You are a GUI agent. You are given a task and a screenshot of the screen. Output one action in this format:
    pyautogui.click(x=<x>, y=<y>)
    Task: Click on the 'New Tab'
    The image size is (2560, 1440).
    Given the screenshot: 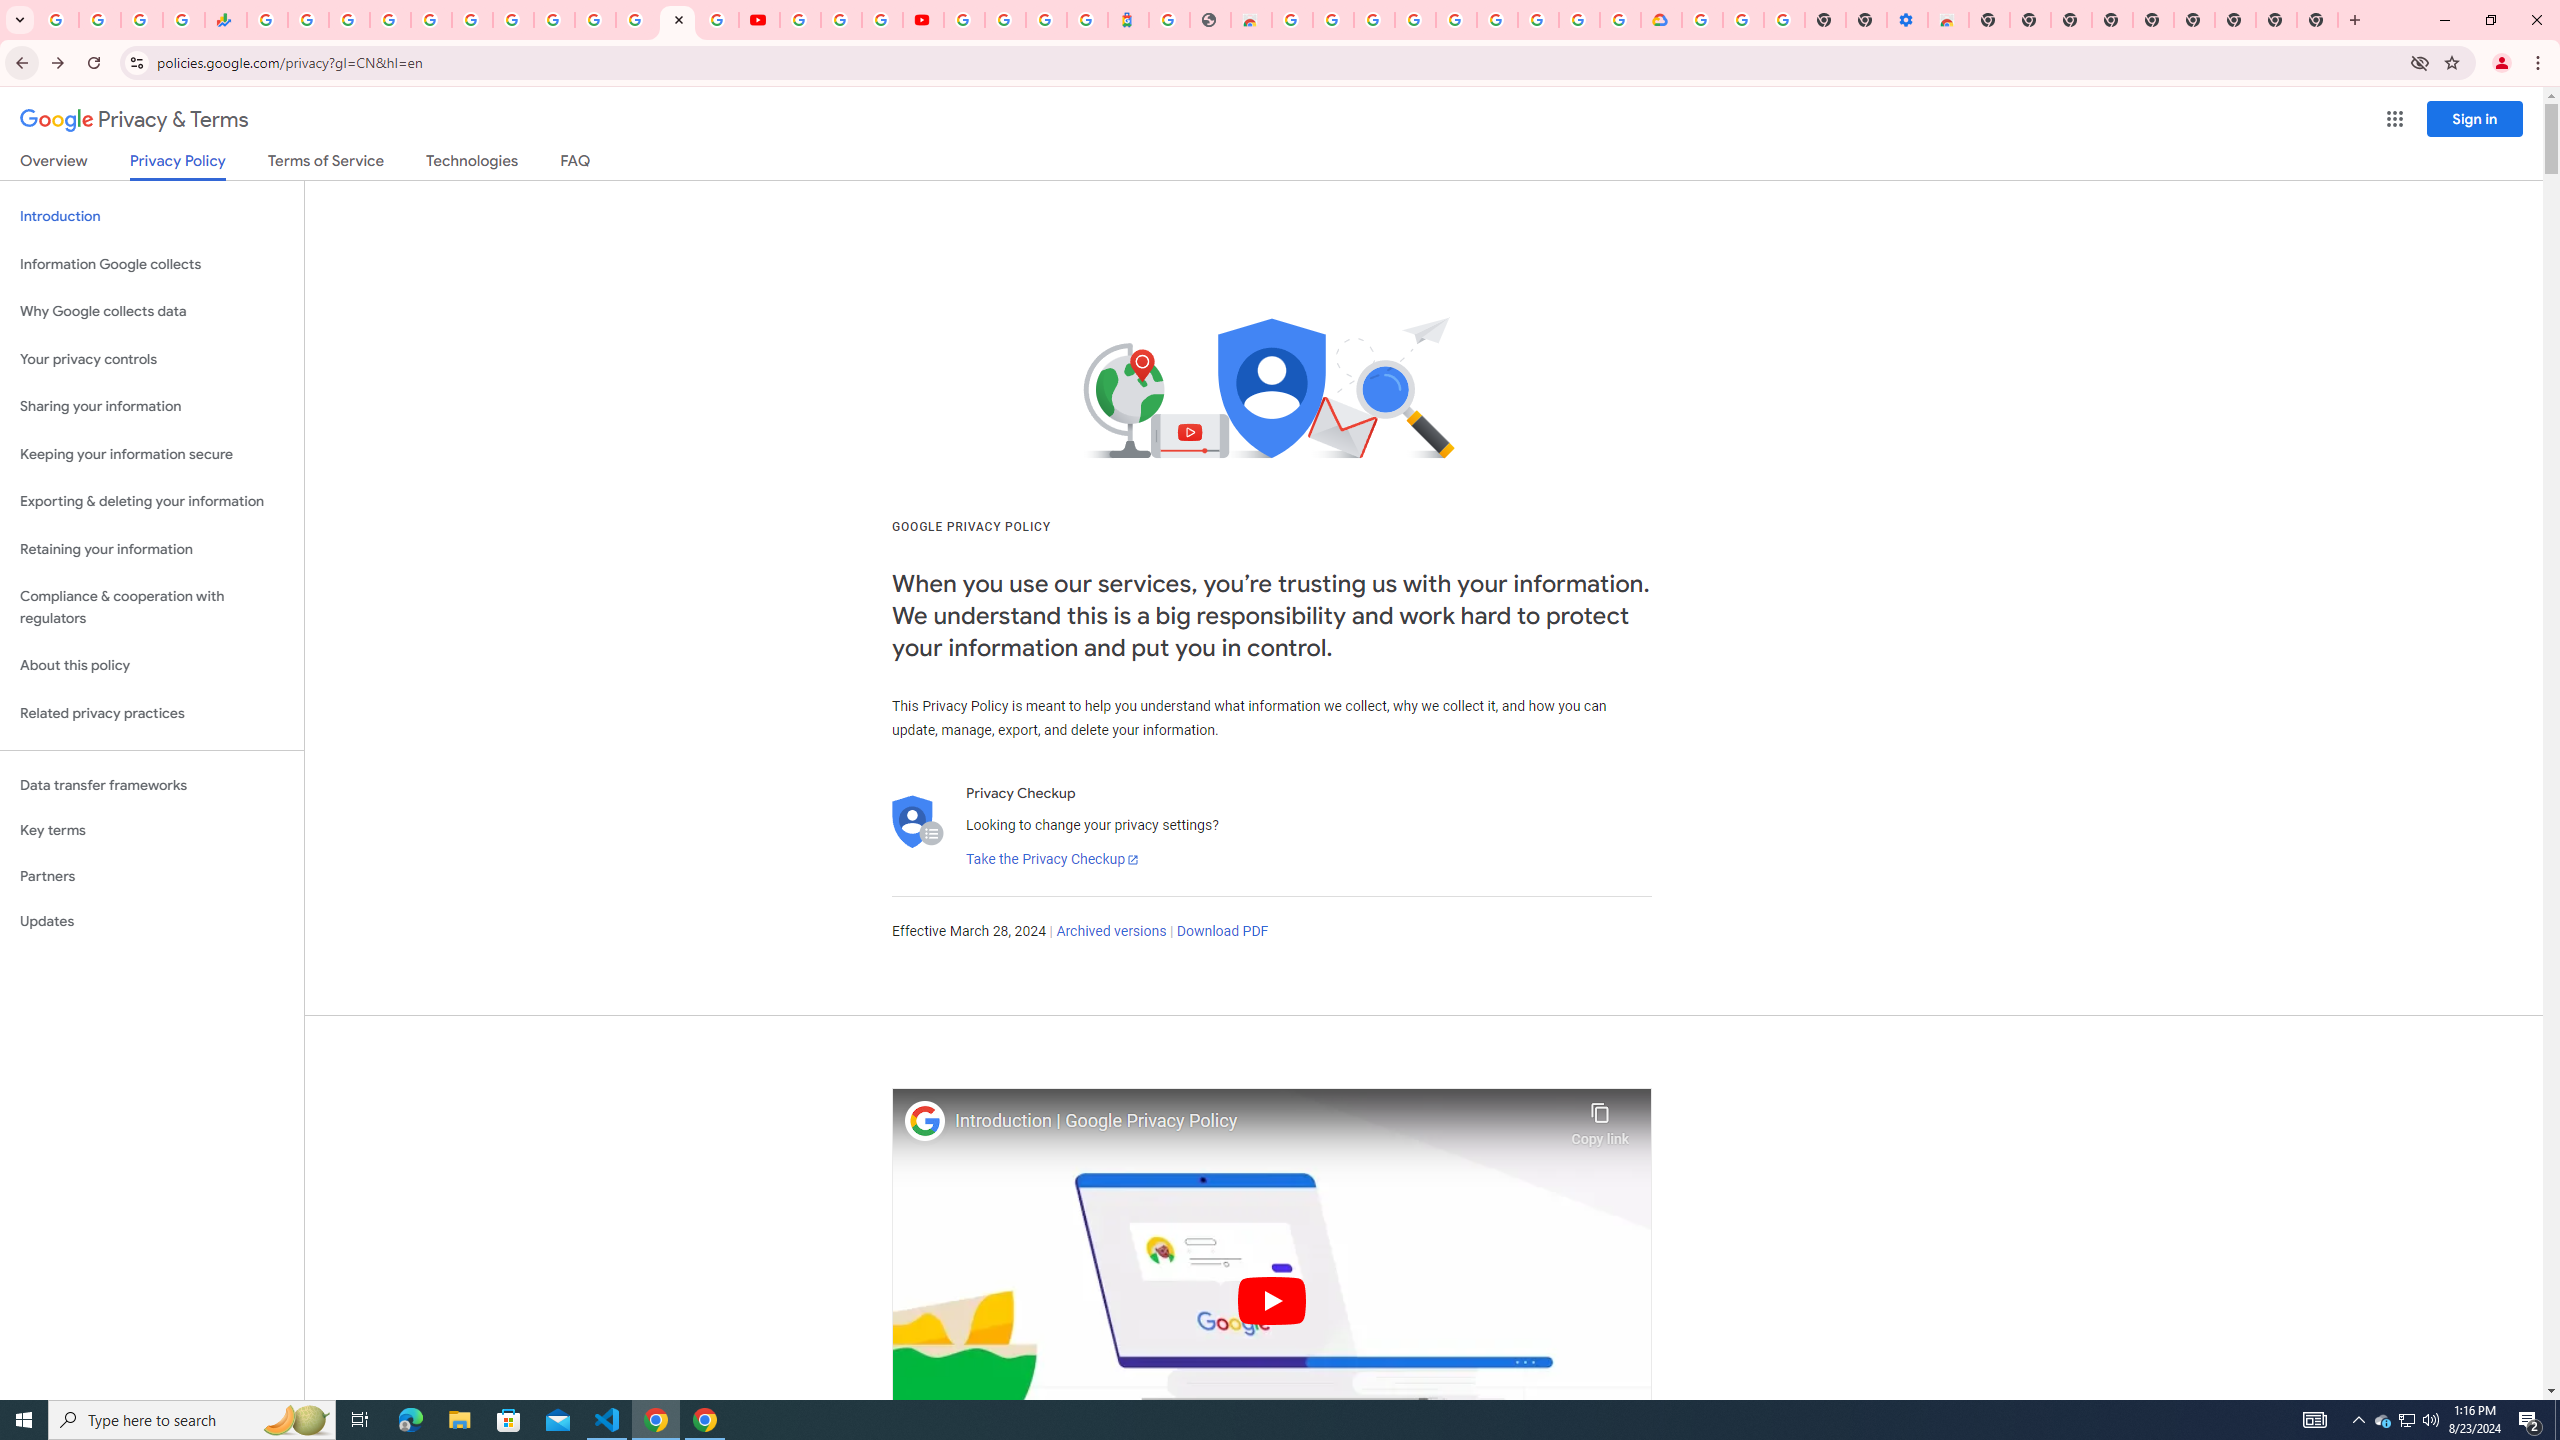 What is the action you would take?
    pyautogui.click(x=2318, y=19)
    